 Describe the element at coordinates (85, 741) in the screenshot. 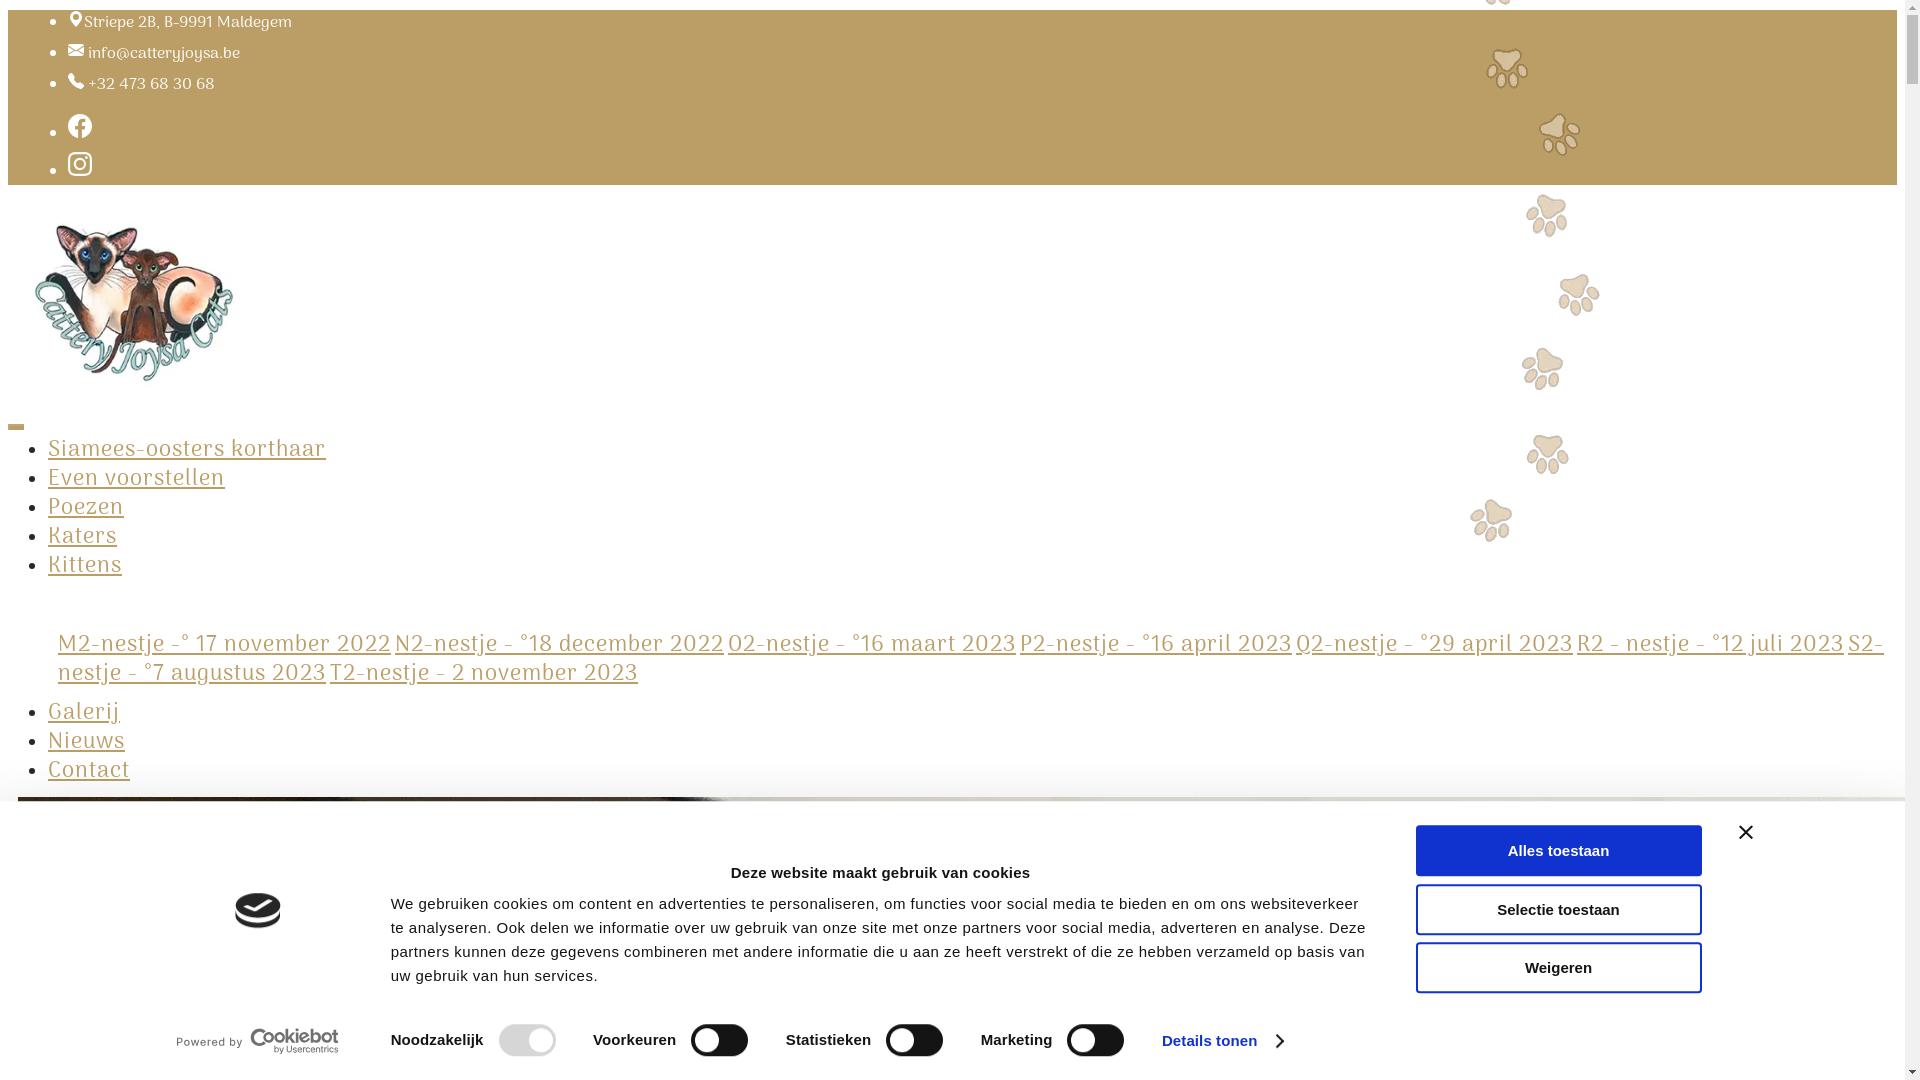

I see `'Nieuws'` at that location.